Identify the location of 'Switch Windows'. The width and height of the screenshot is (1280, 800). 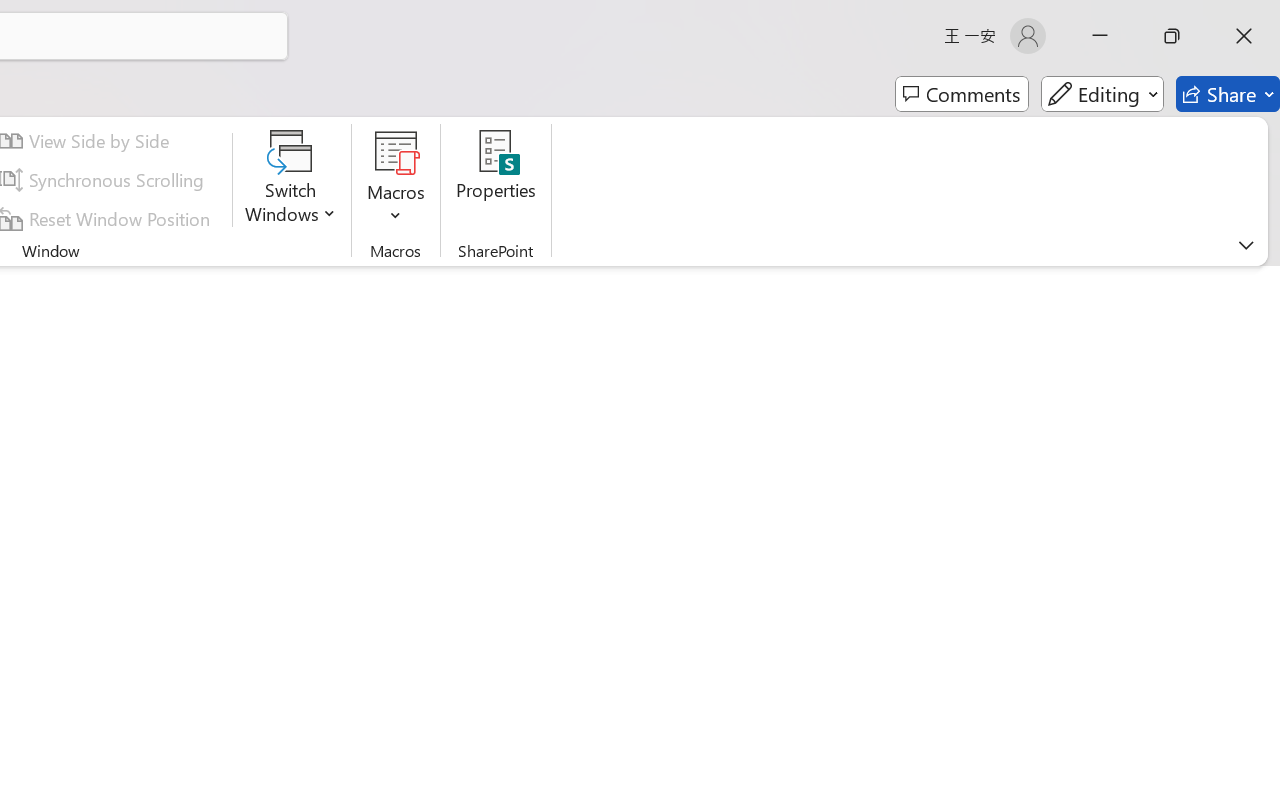
(290, 179).